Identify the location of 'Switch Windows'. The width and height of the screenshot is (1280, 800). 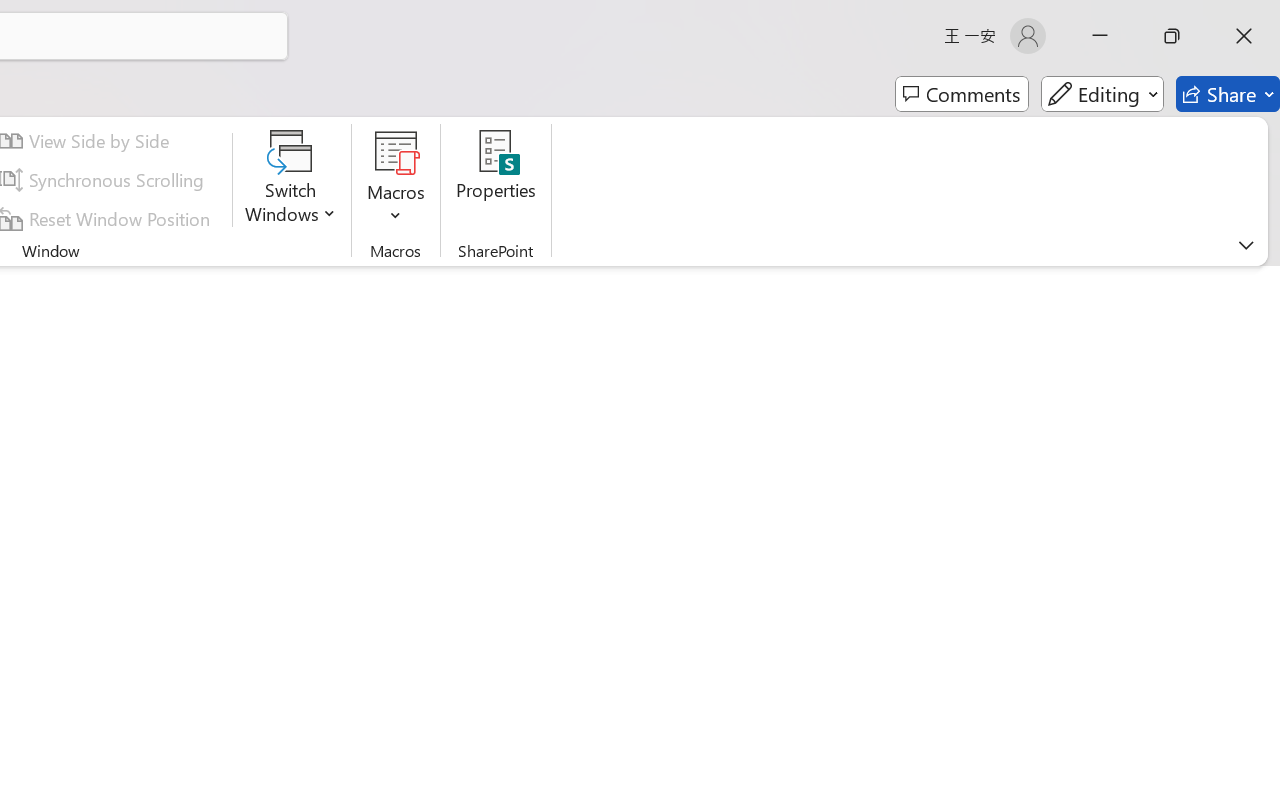
(290, 179).